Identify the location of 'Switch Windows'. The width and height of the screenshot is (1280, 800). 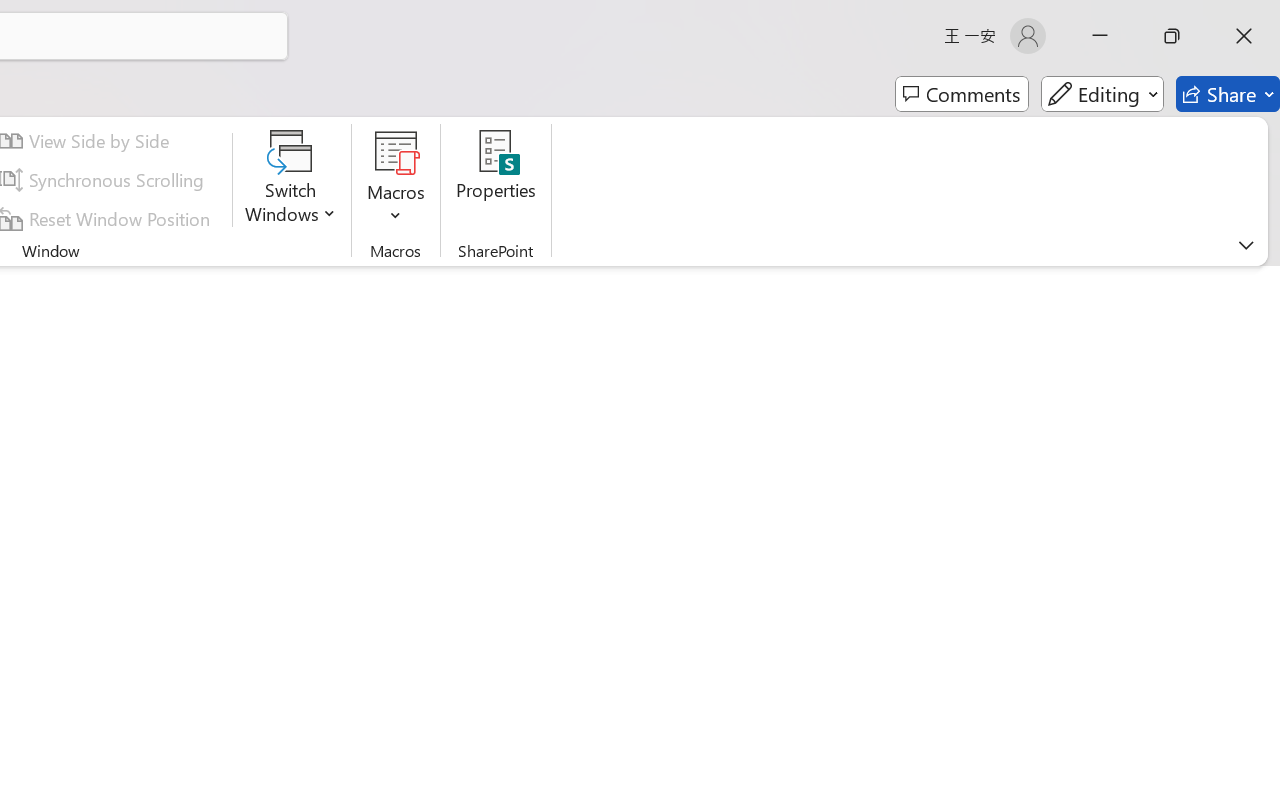
(290, 179).